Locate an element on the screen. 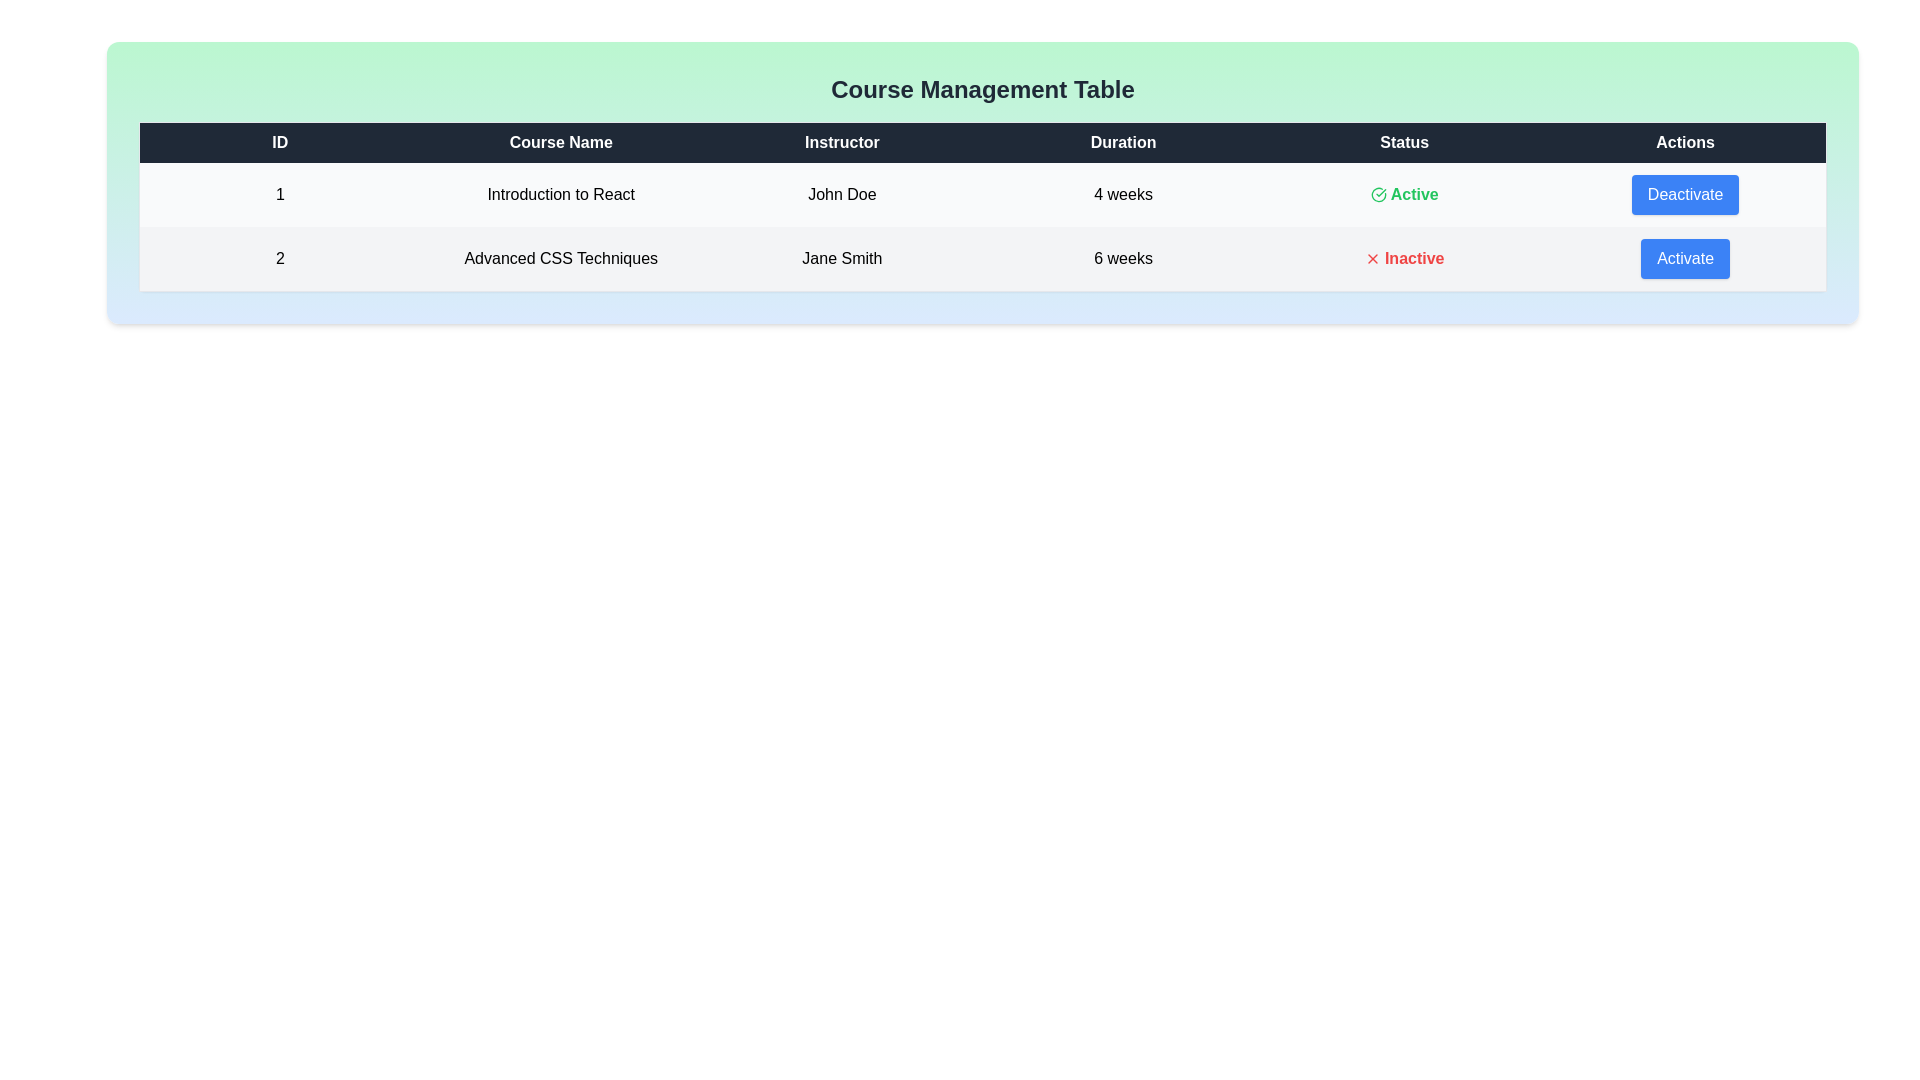 This screenshot has height=1080, width=1920. the button in the 'Actions' column of the table row titled 'Advanced CSS Techniques' is located at coordinates (1684, 257).